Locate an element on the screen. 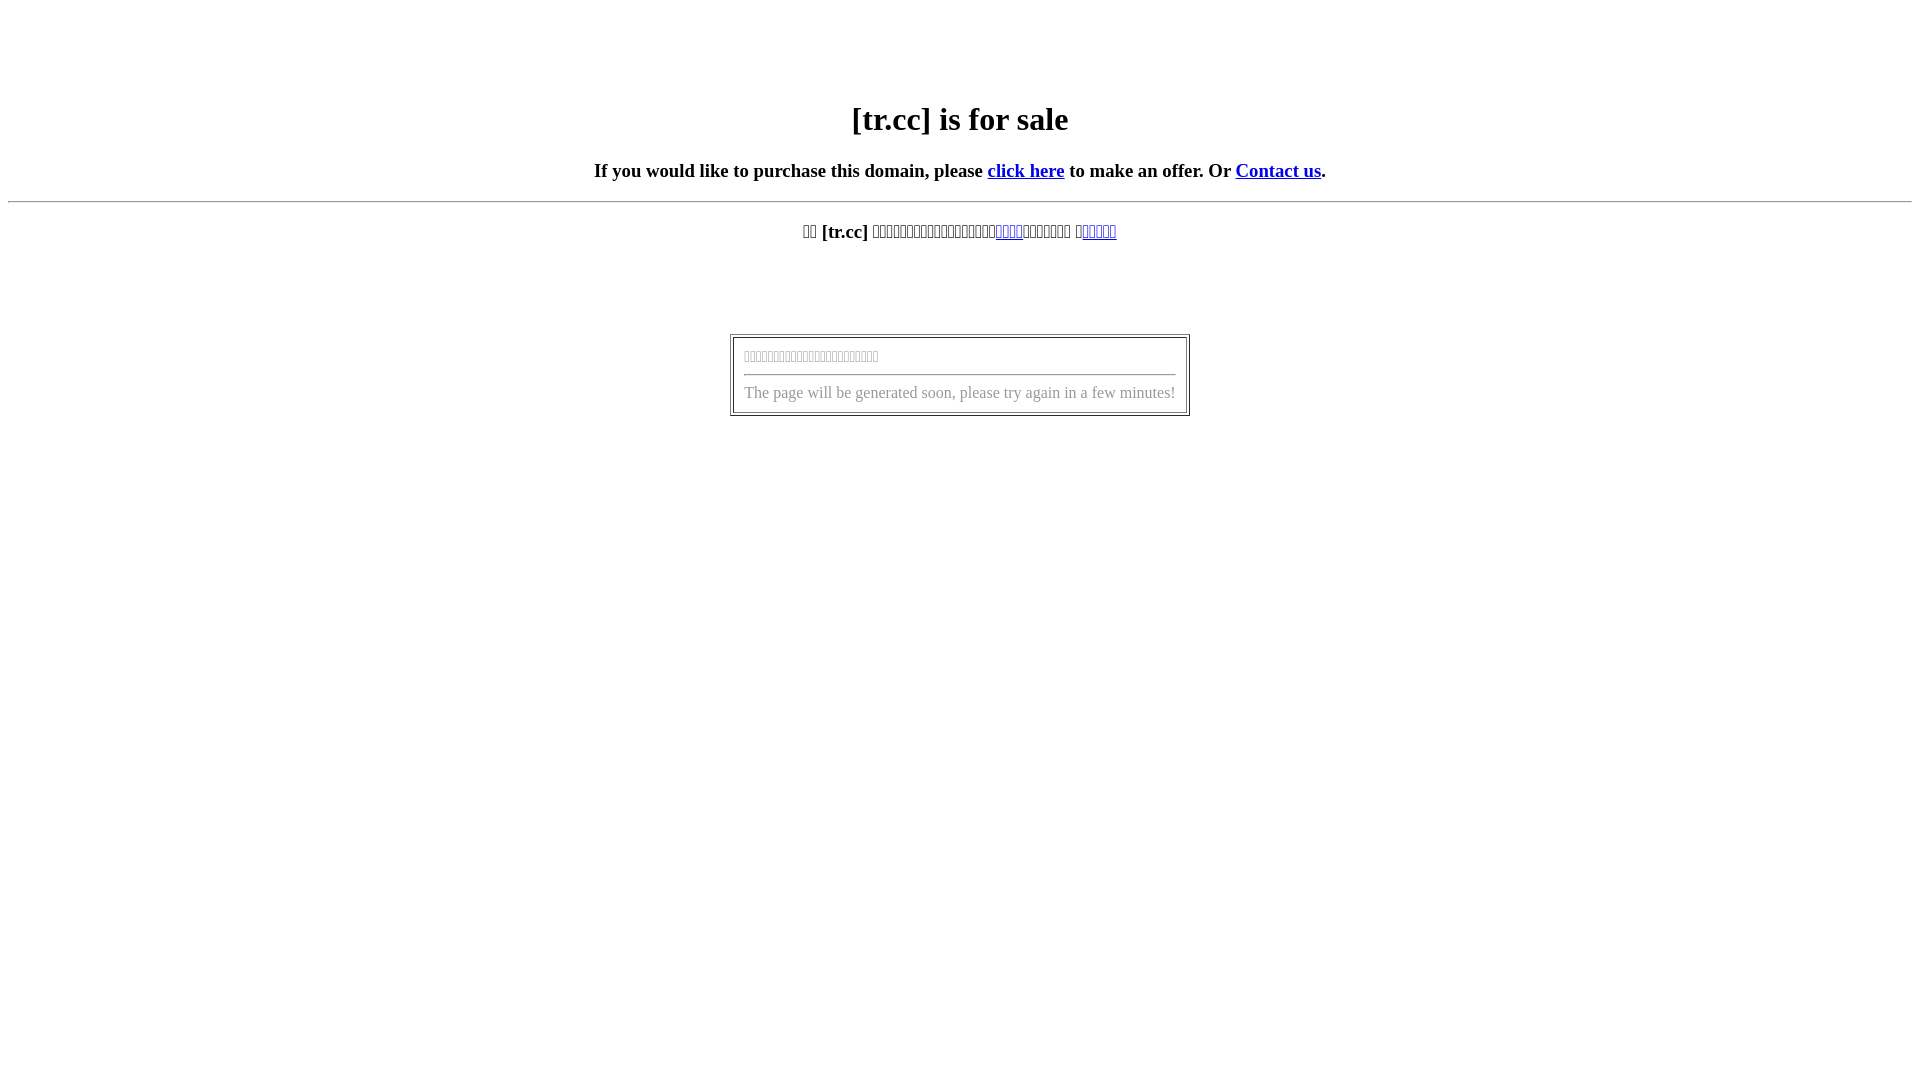 Image resolution: width=1920 pixels, height=1080 pixels. 'Contact us' is located at coordinates (1277, 169).